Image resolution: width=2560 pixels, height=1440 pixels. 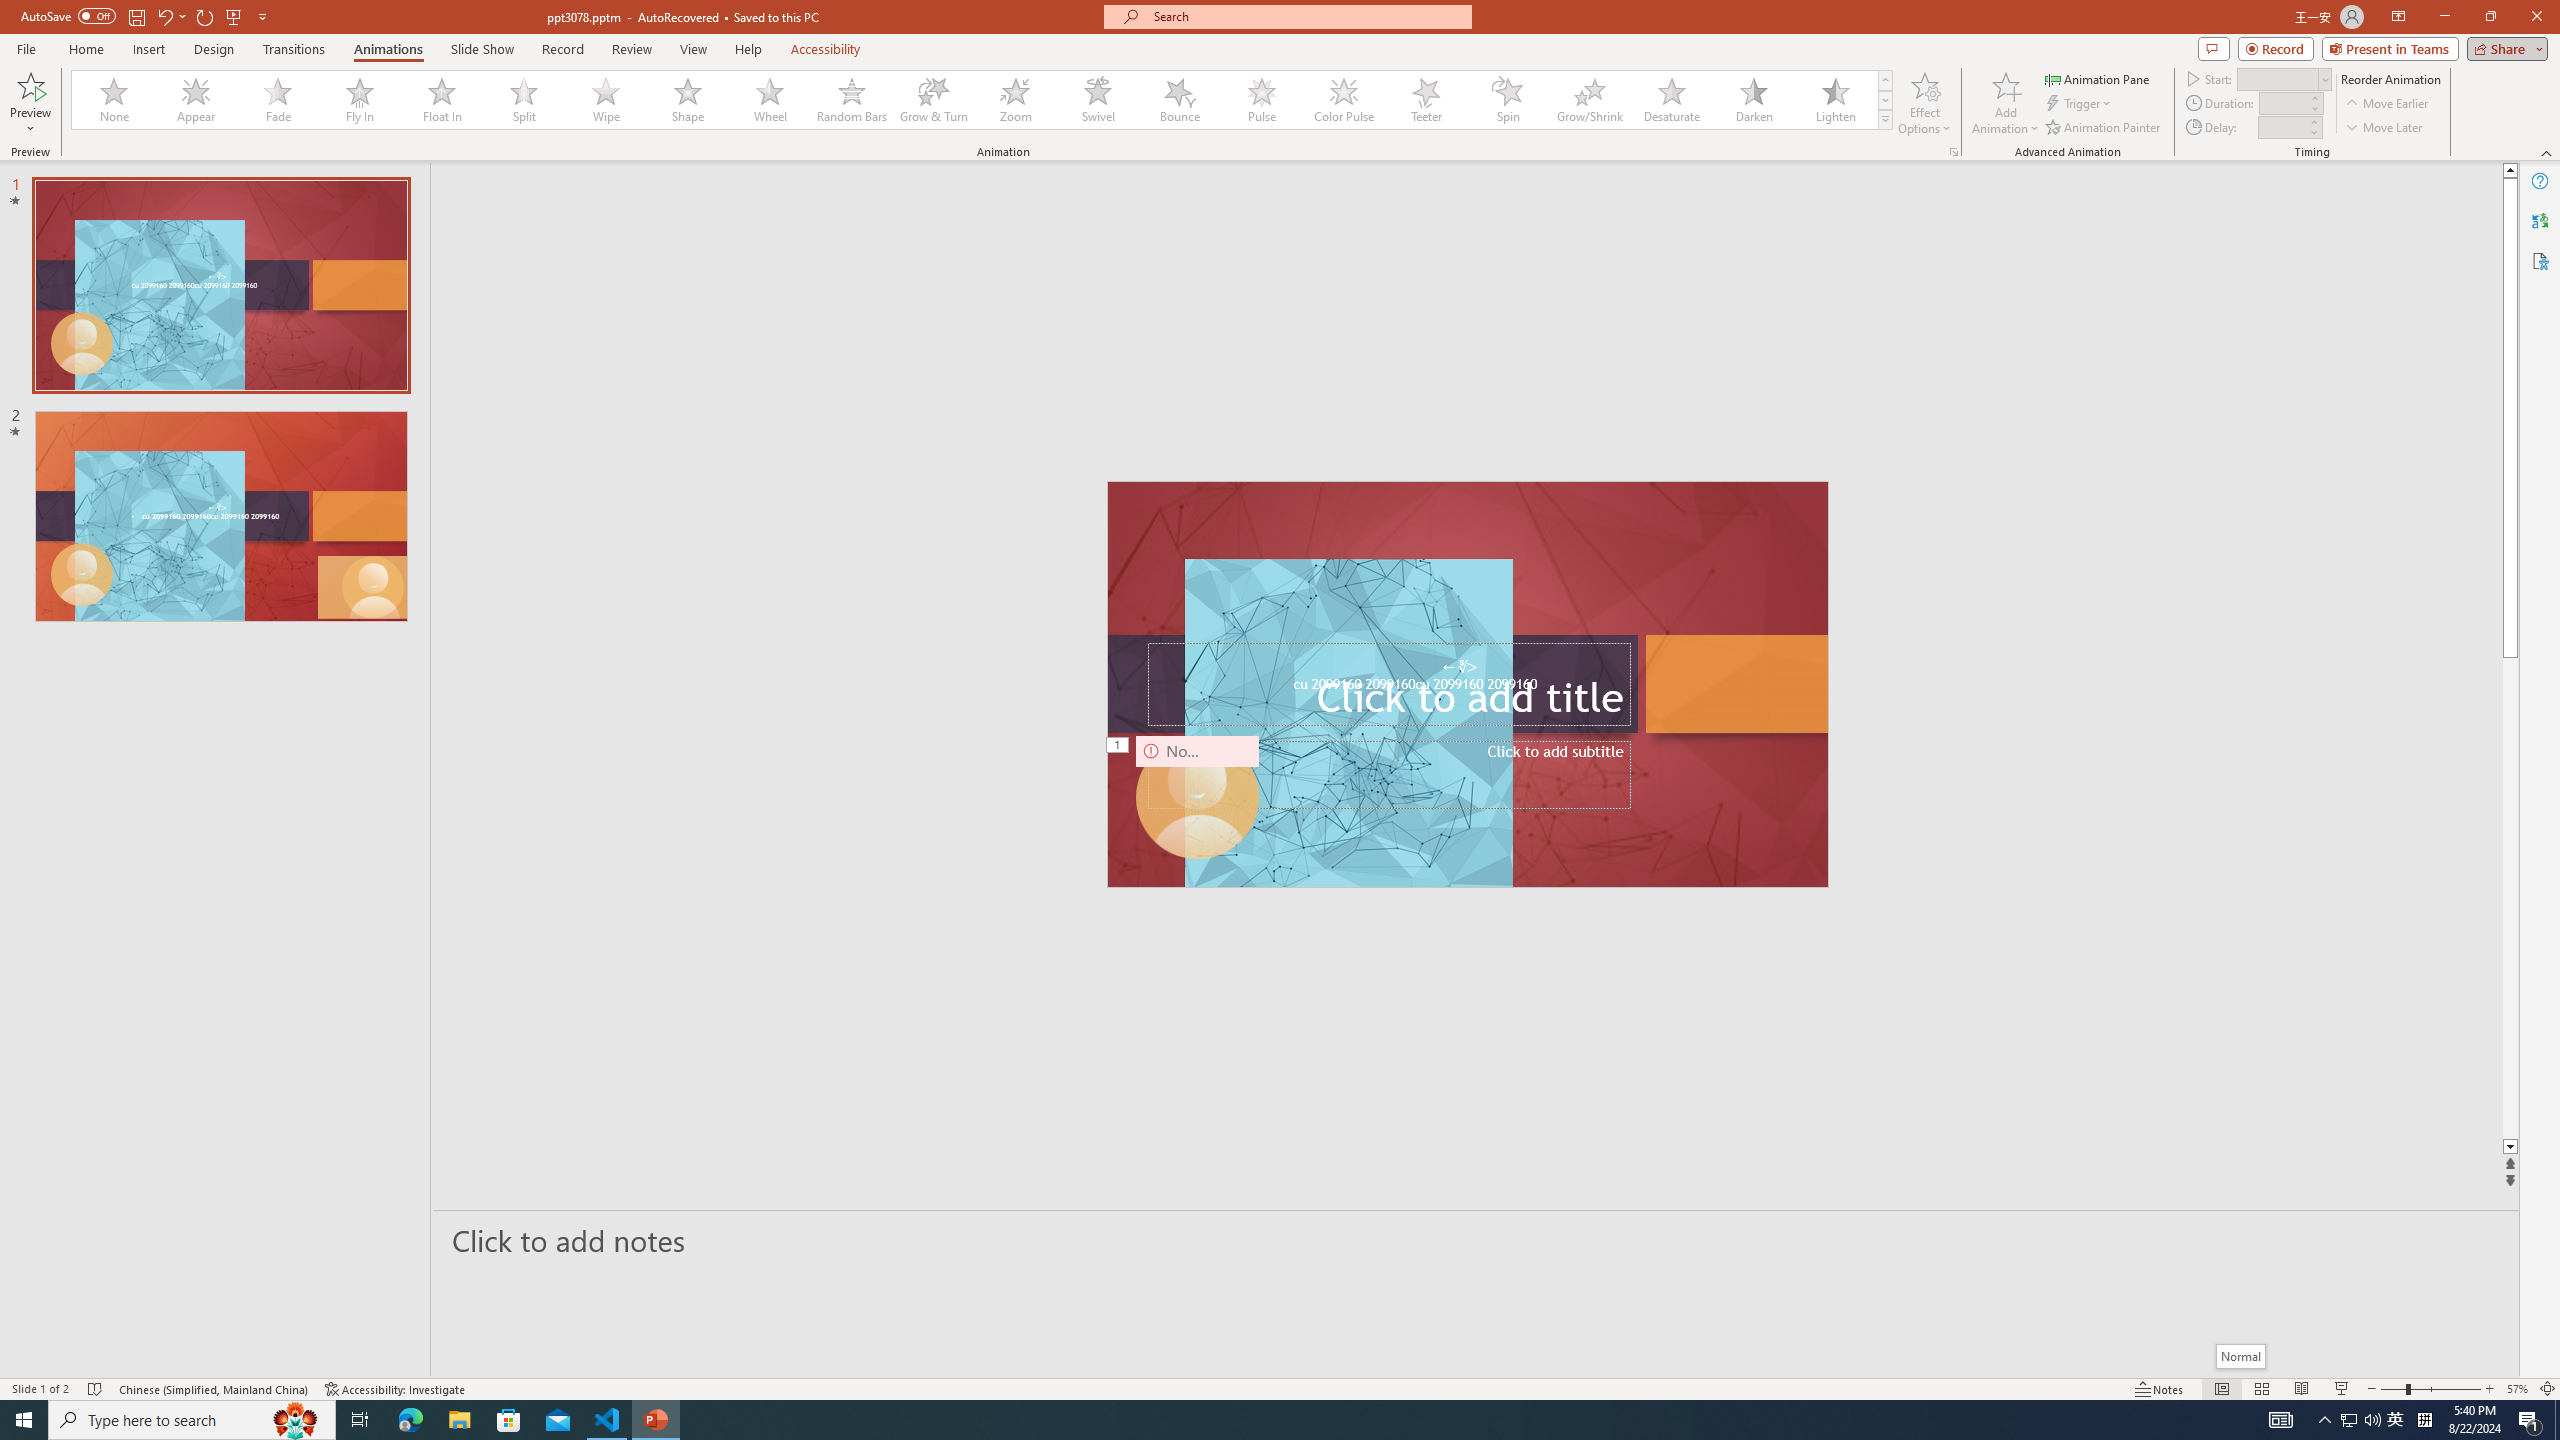 I want to click on 'Grow & Turn', so click(x=933, y=99).